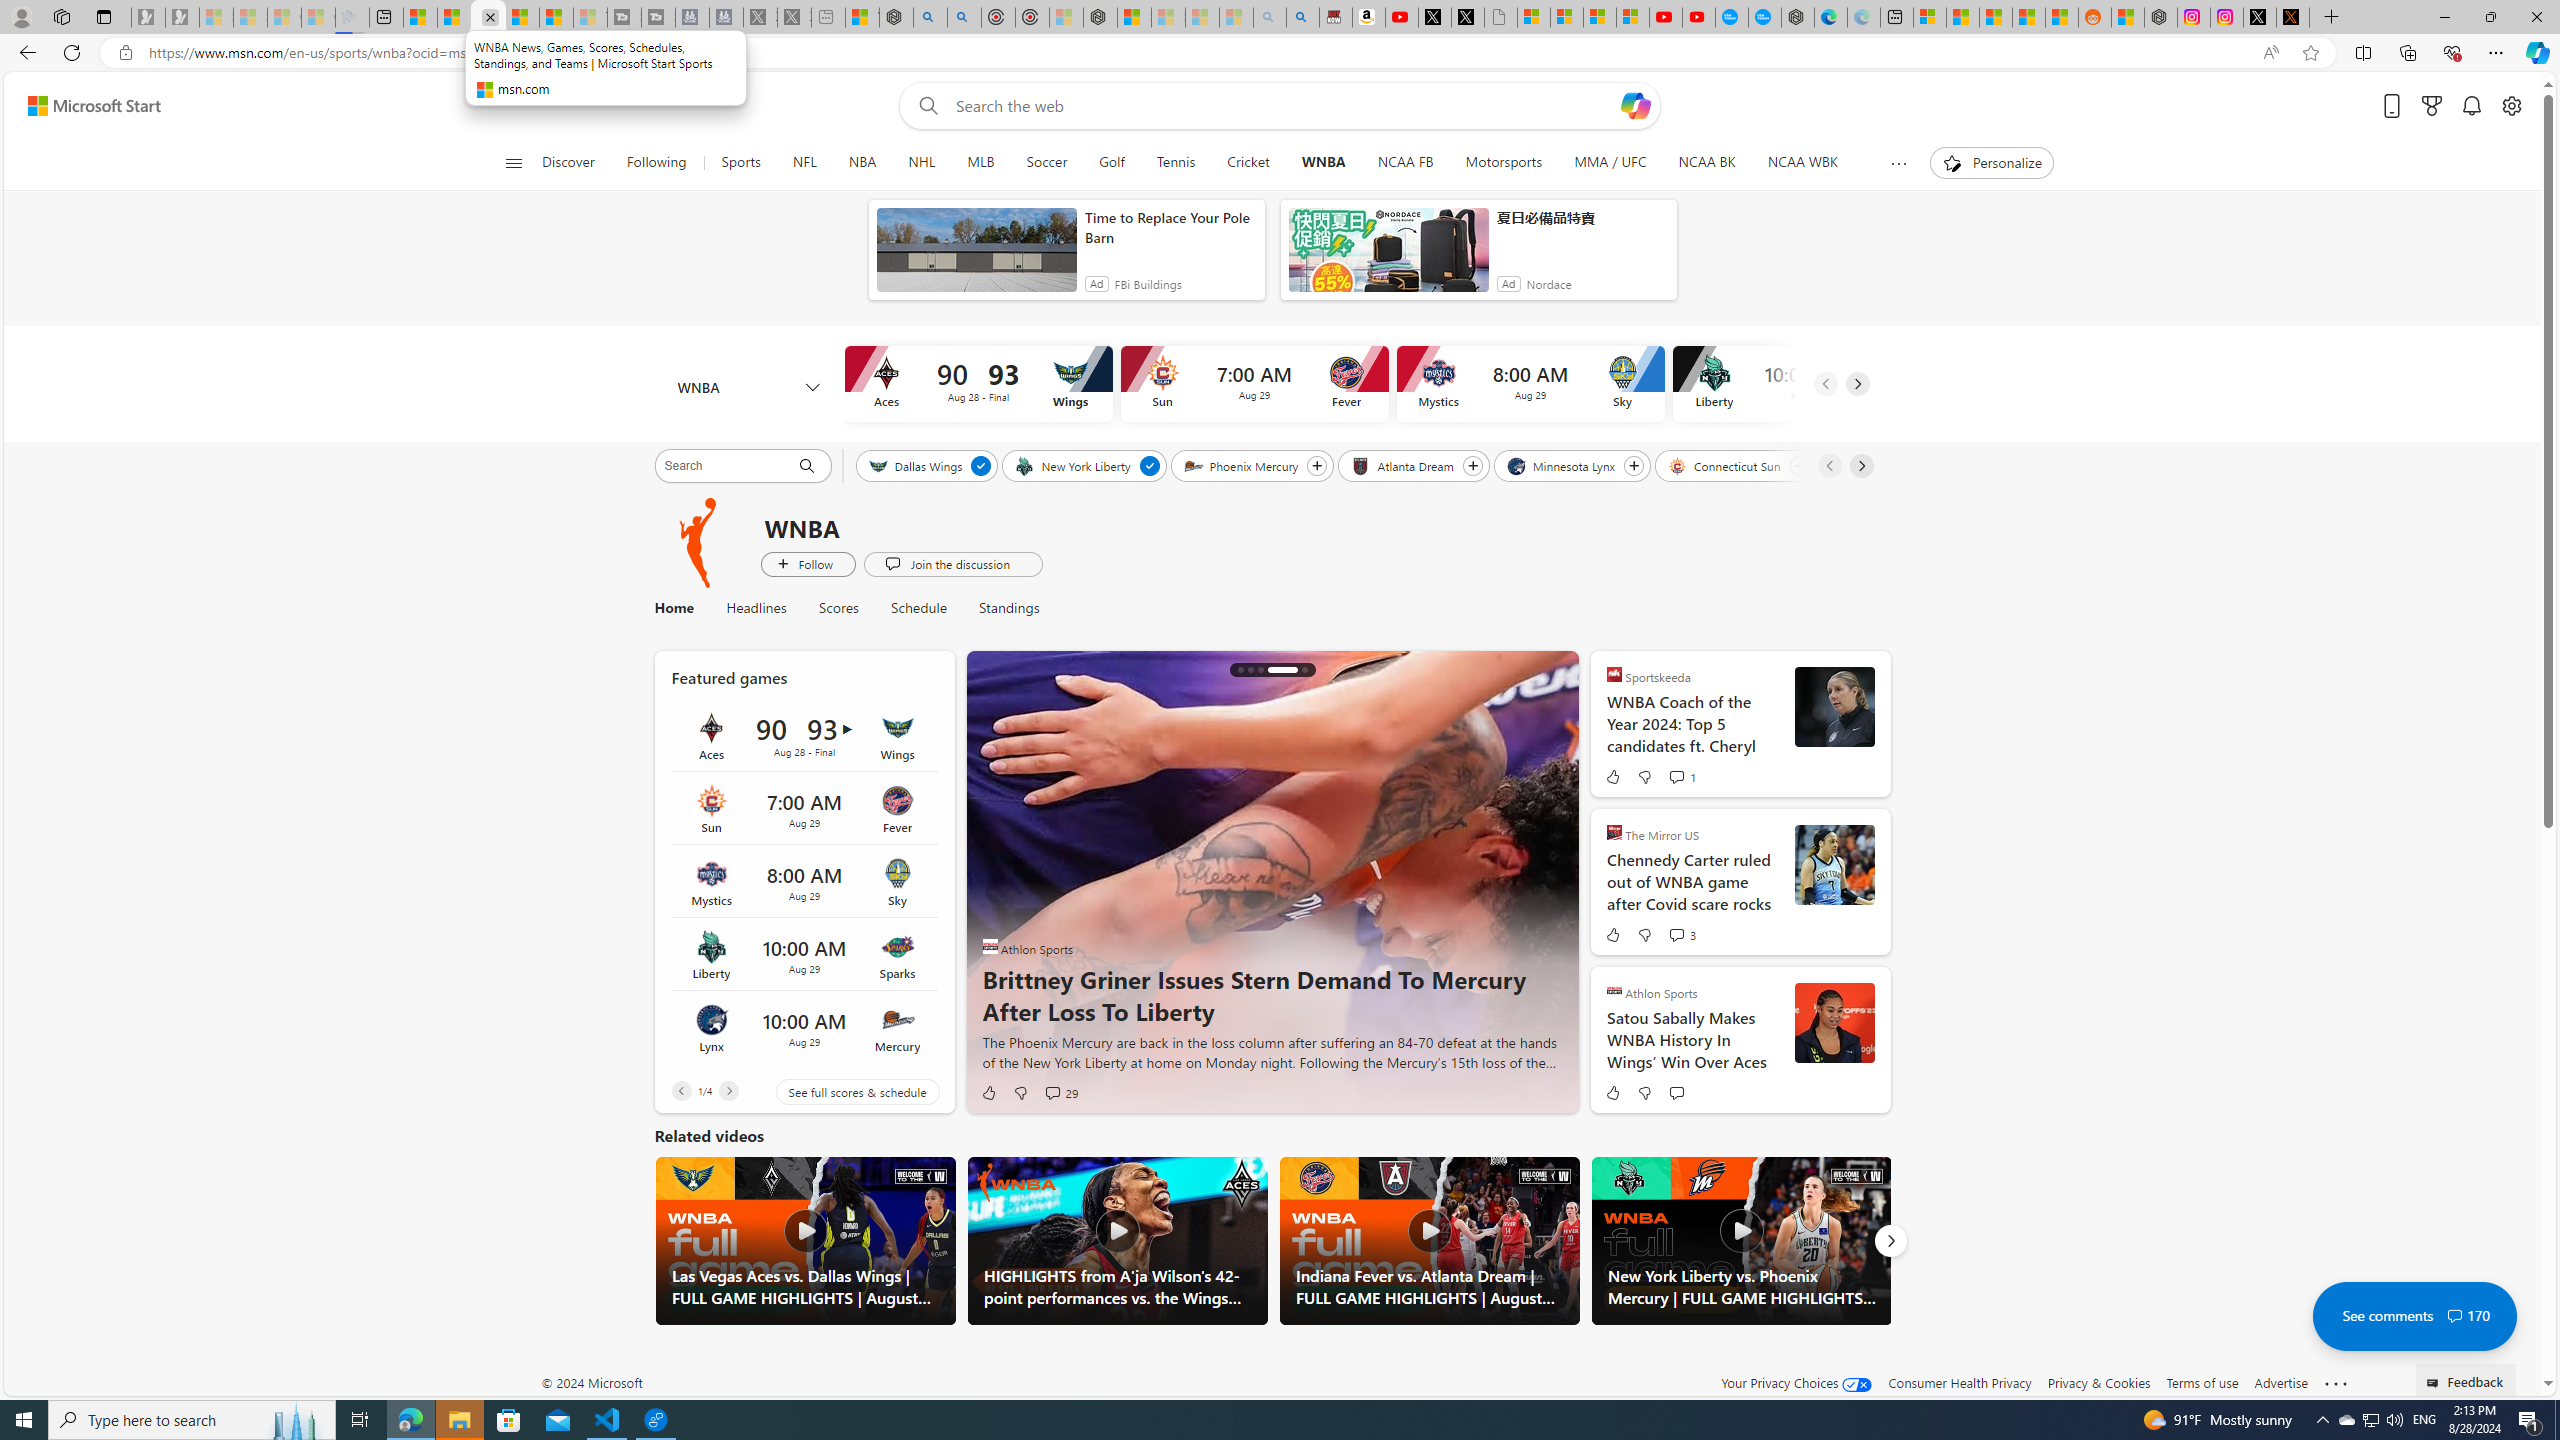  What do you see at coordinates (1614, 831) in the screenshot?
I see `'The Mirror US'` at bounding box center [1614, 831].